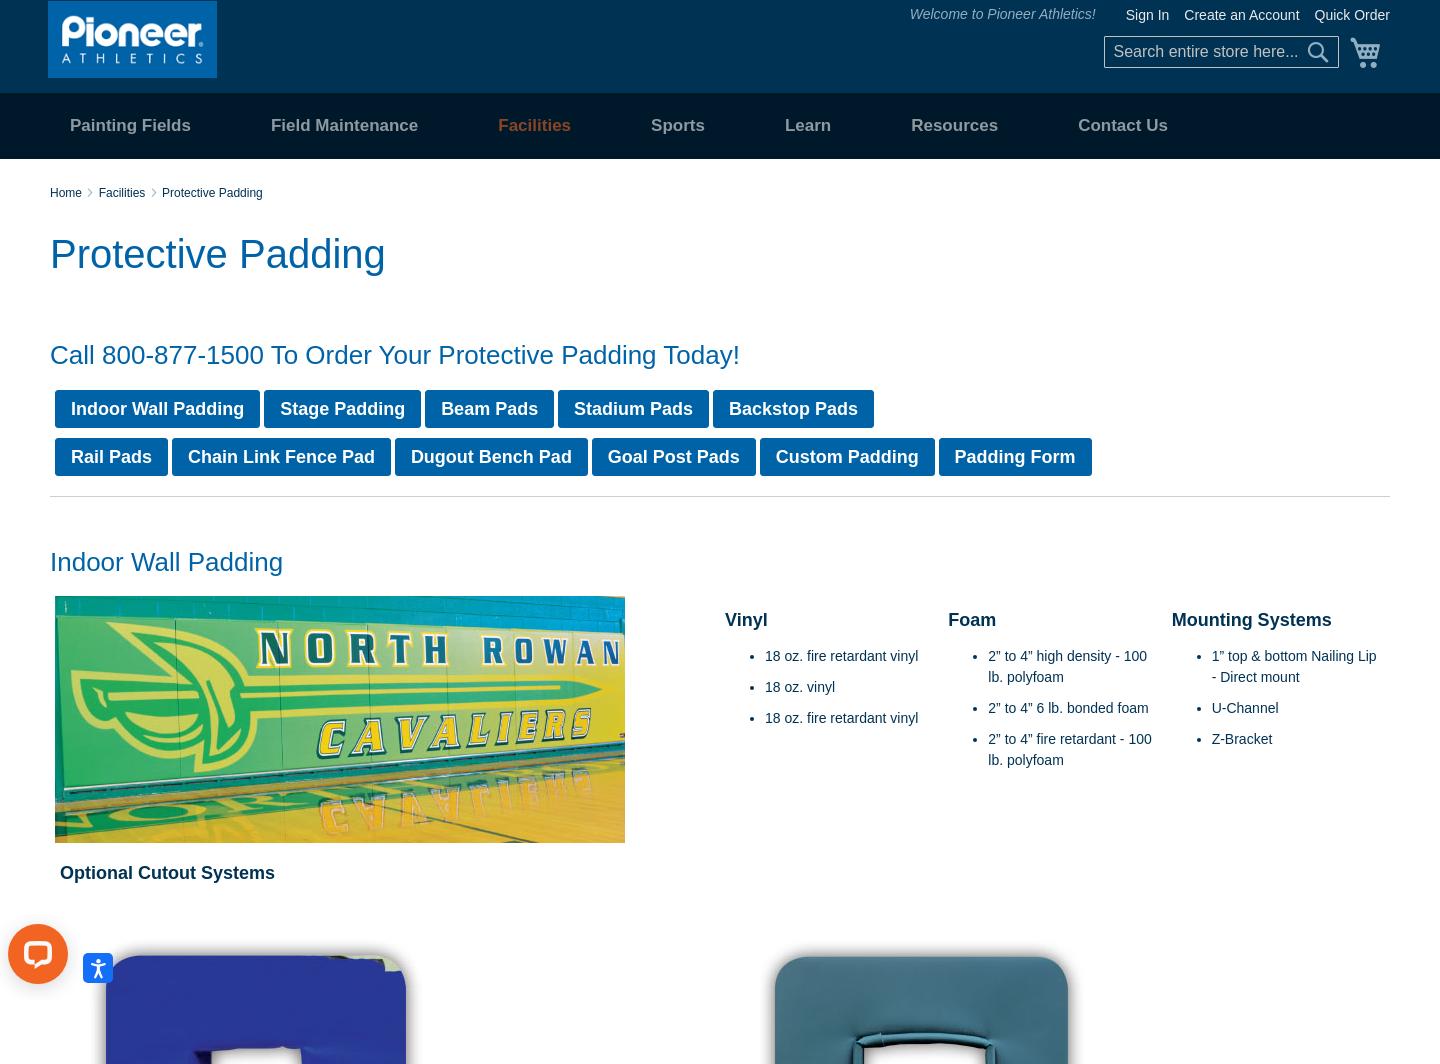  I want to click on 'Create an Account', so click(1183, 15).